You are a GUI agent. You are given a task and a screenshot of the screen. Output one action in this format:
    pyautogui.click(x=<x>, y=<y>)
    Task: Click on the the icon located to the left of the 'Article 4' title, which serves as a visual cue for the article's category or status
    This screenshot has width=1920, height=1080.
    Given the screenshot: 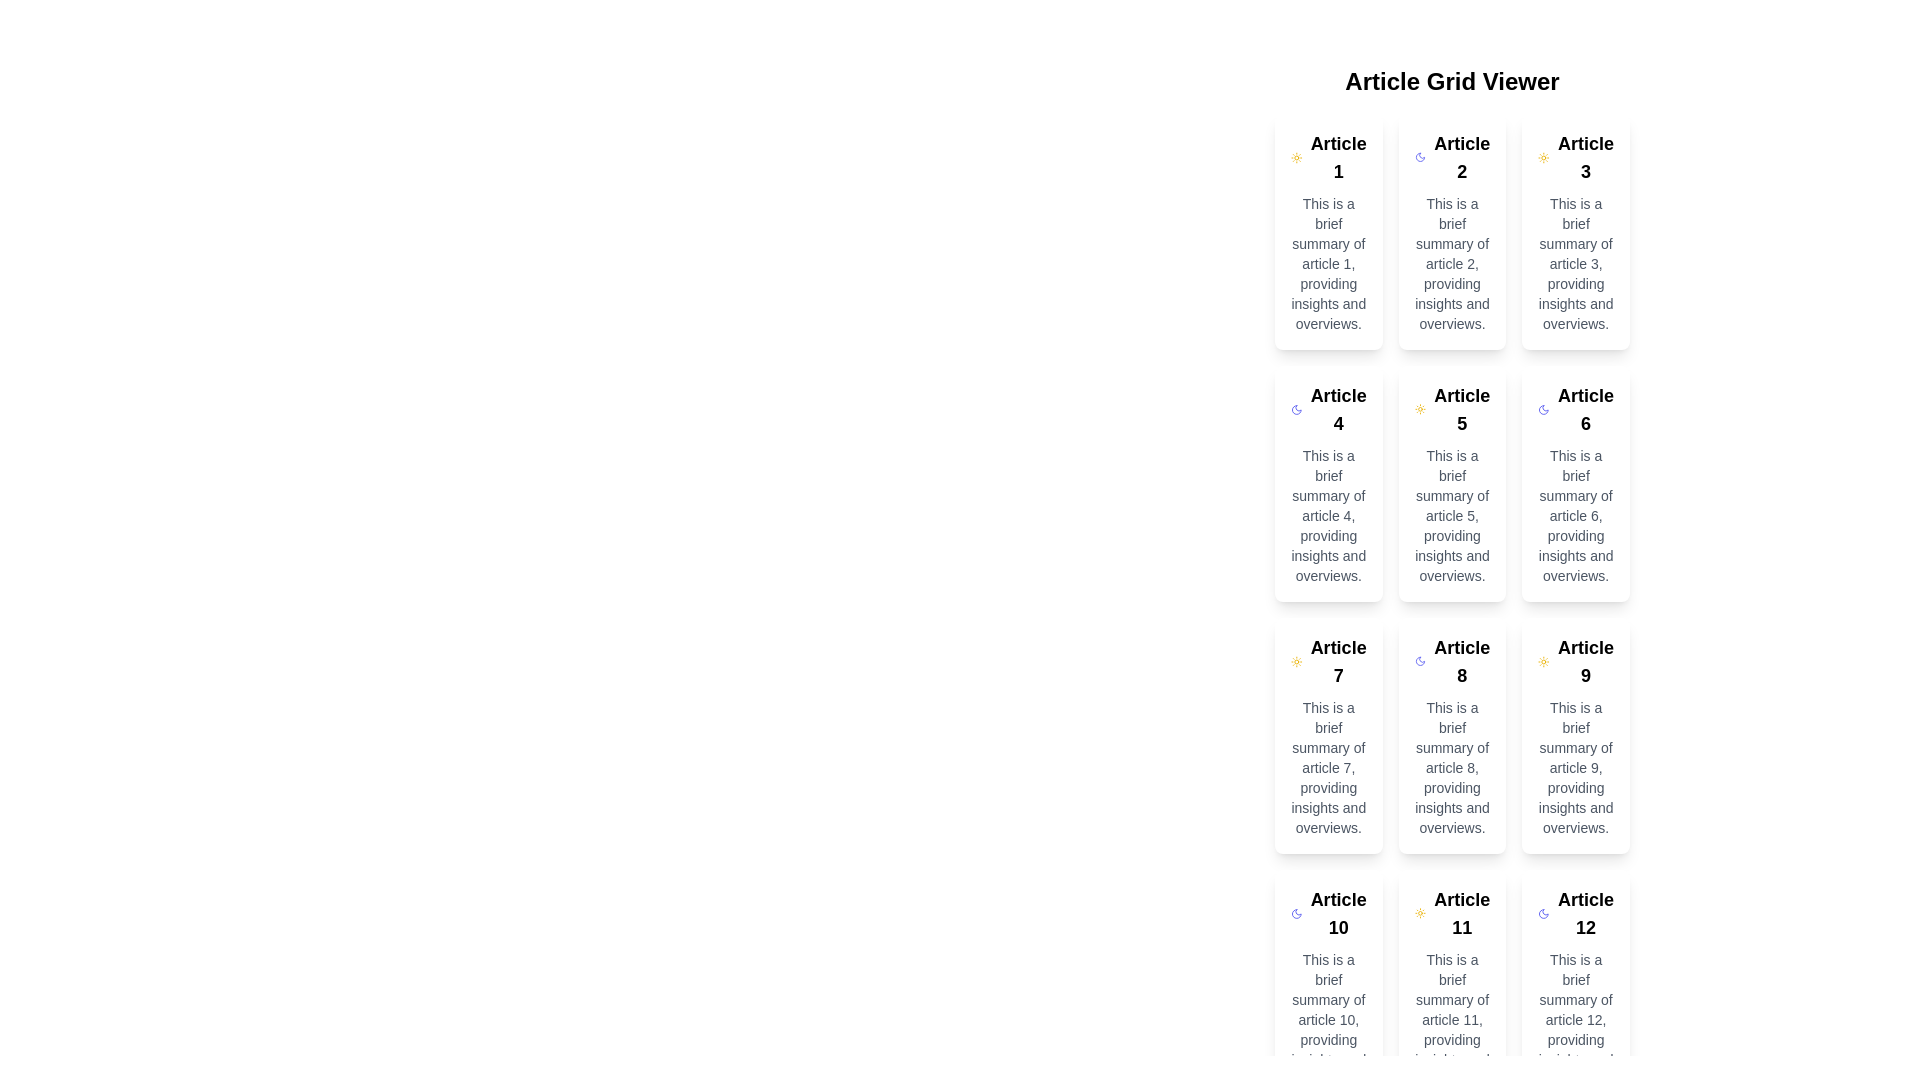 What is the action you would take?
    pyautogui.click(x=1296, y=408)
    